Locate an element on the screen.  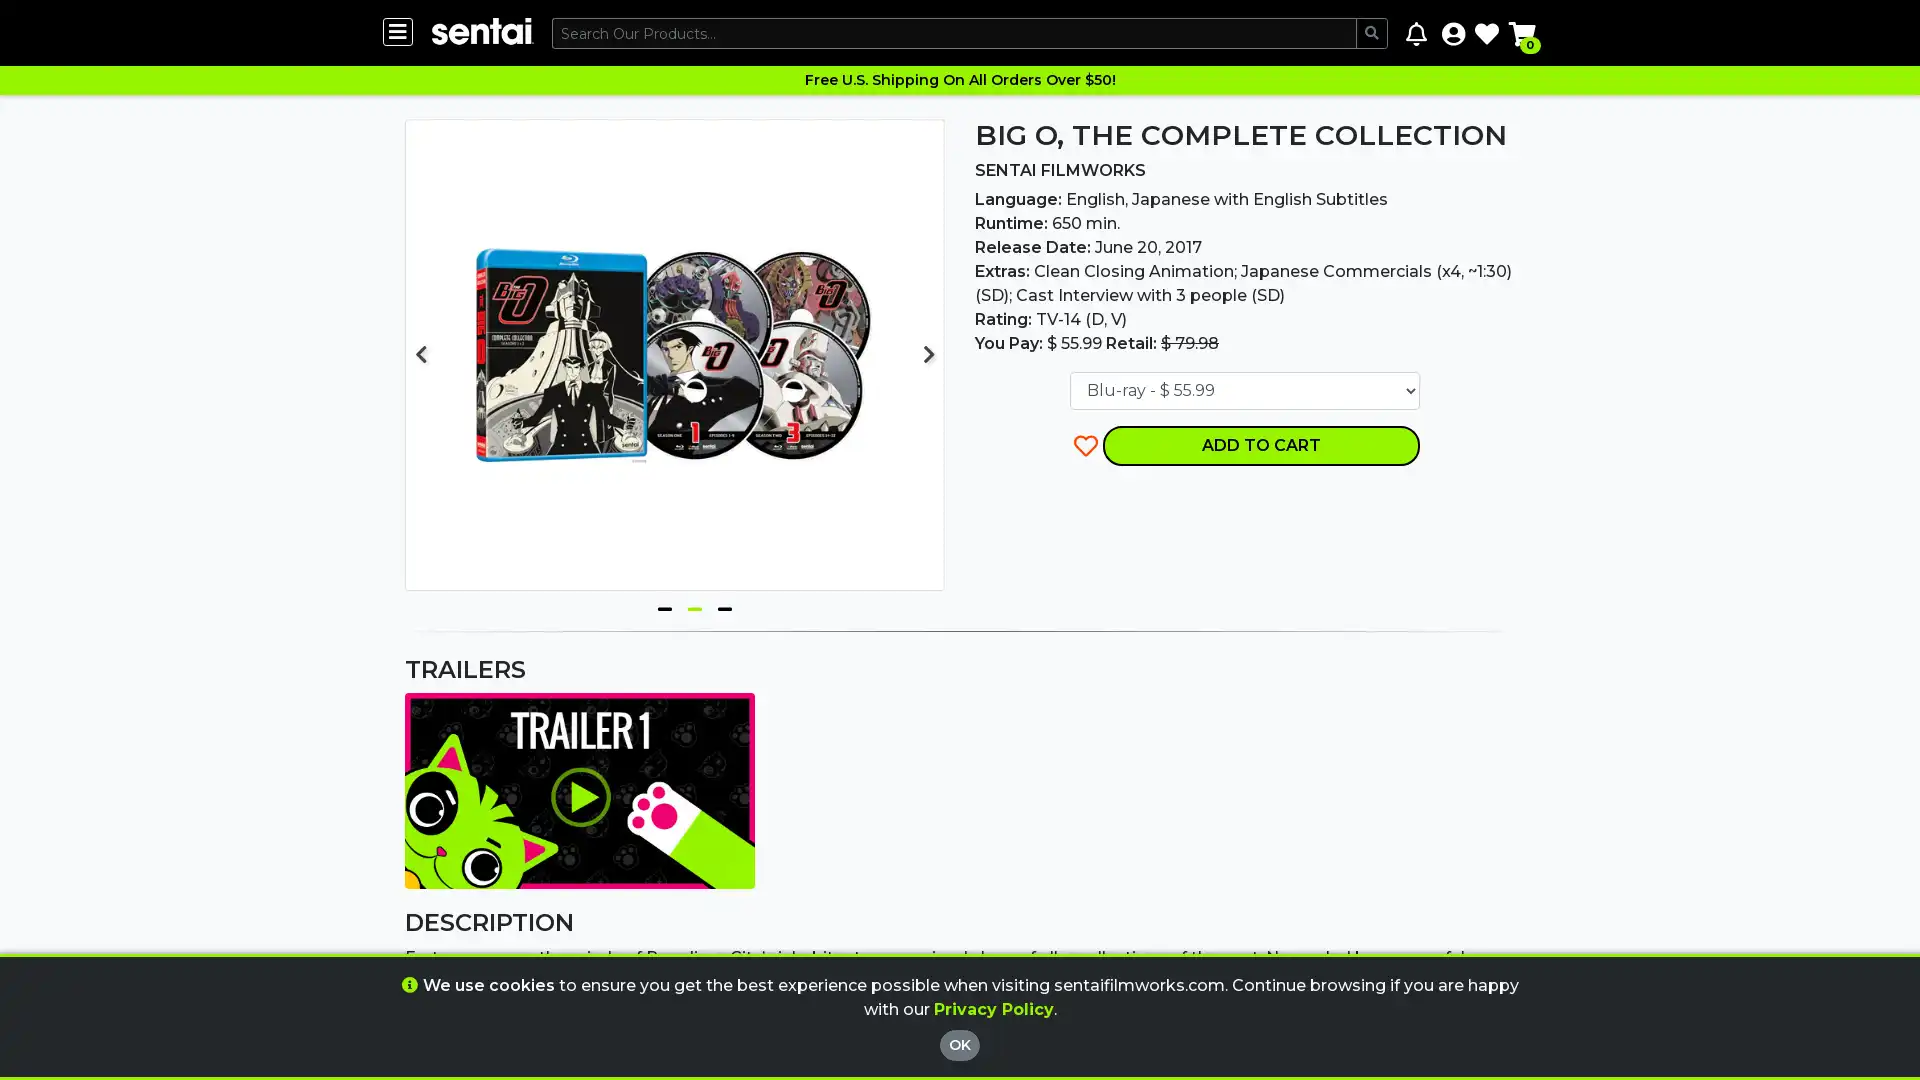
Wishlist is located at coordinates (1487, 33).